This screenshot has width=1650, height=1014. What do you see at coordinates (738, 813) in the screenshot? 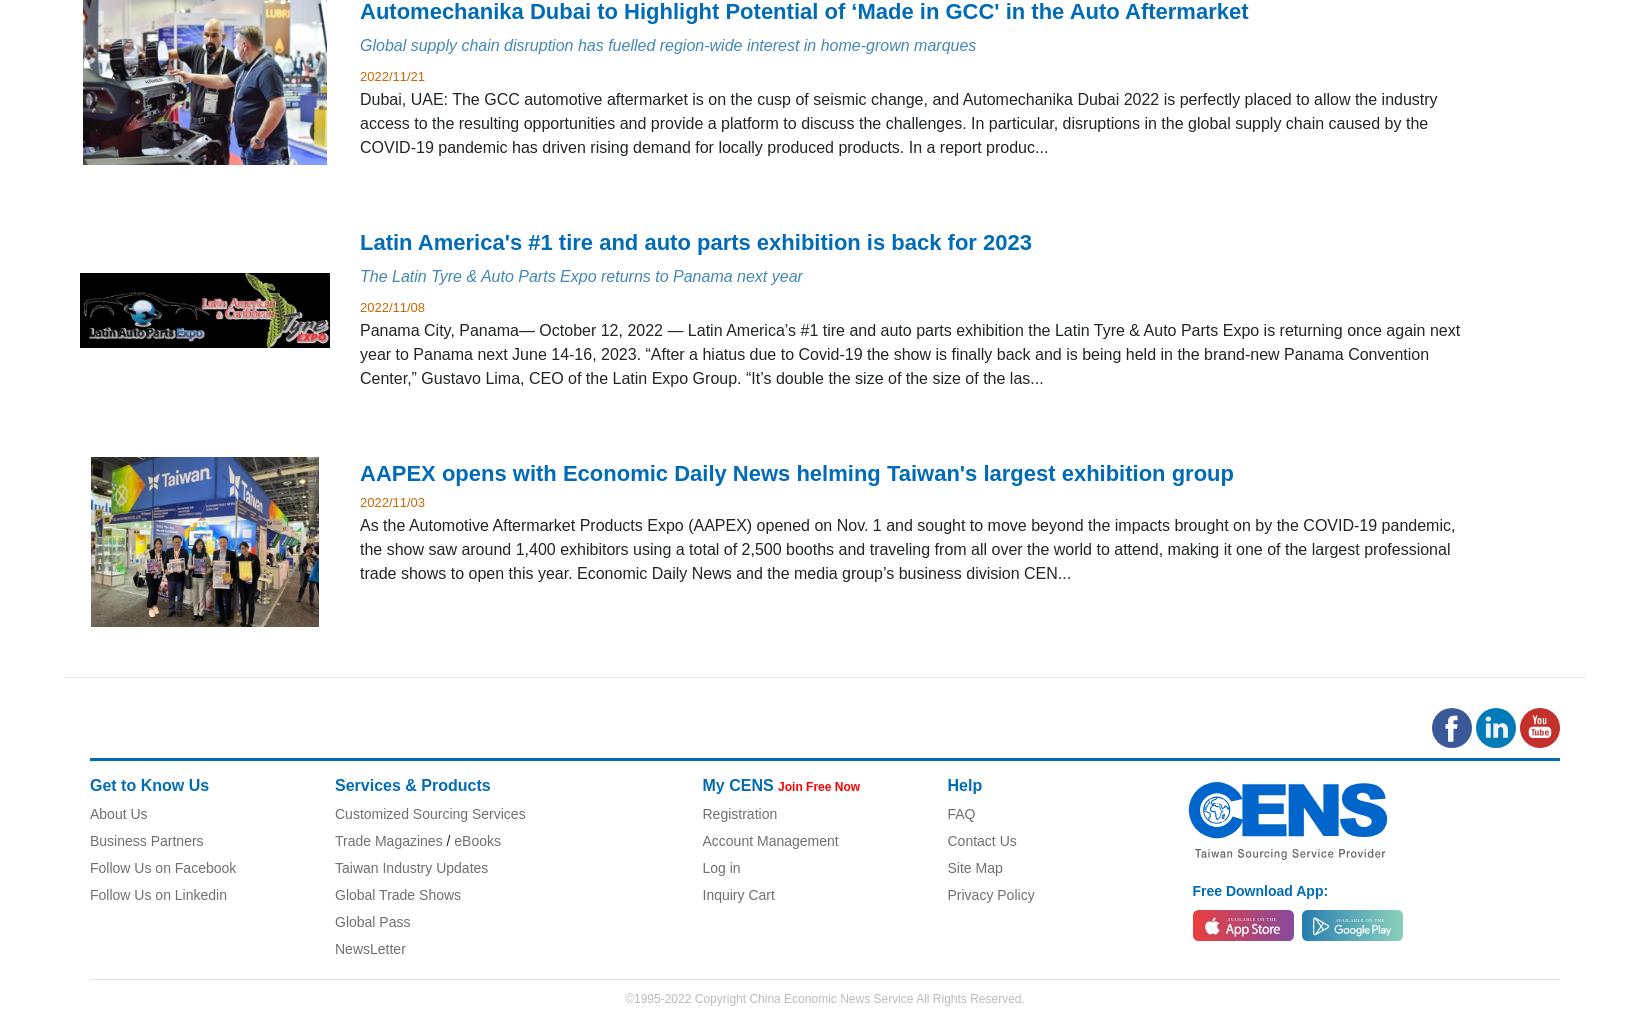
I see `'Registration'` at bounding box center [738, 813].